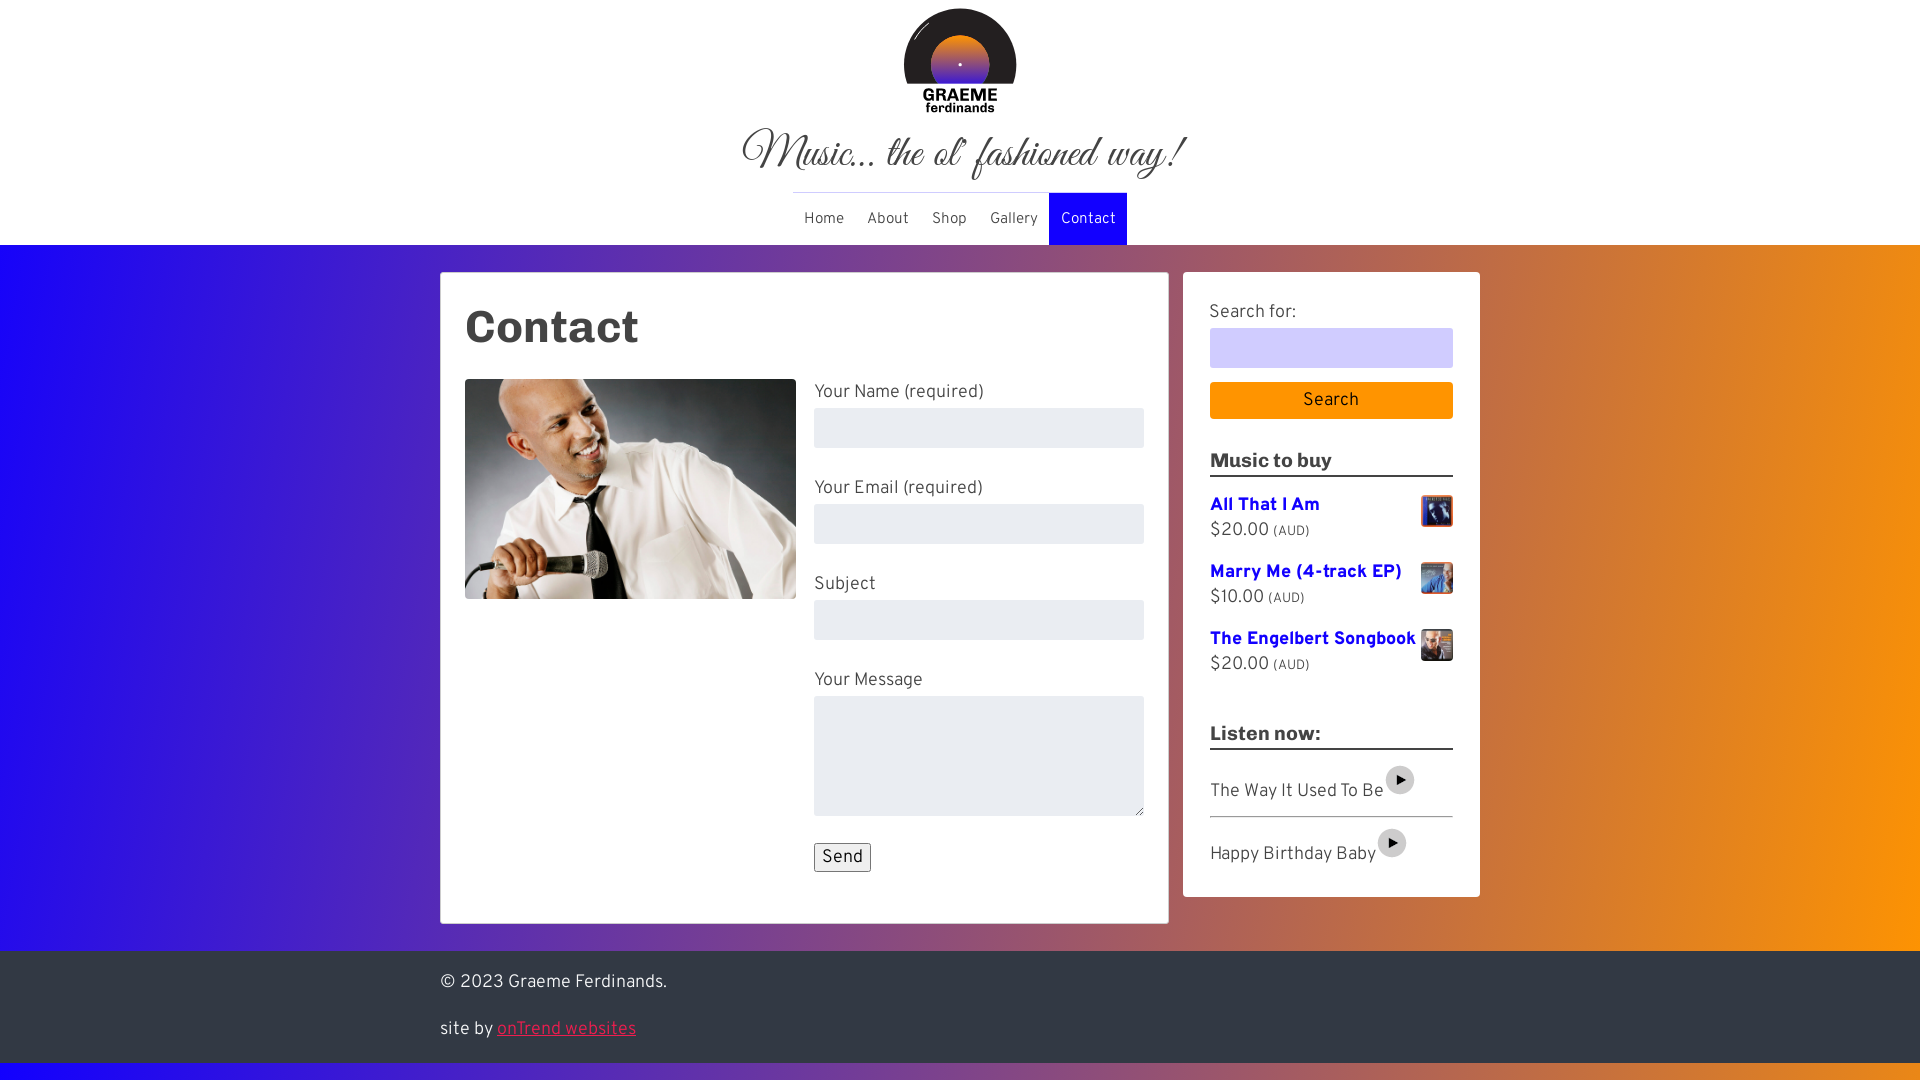 This screenshot has width=1920, height=1080. I want to click on 'About', so click(887, 219).